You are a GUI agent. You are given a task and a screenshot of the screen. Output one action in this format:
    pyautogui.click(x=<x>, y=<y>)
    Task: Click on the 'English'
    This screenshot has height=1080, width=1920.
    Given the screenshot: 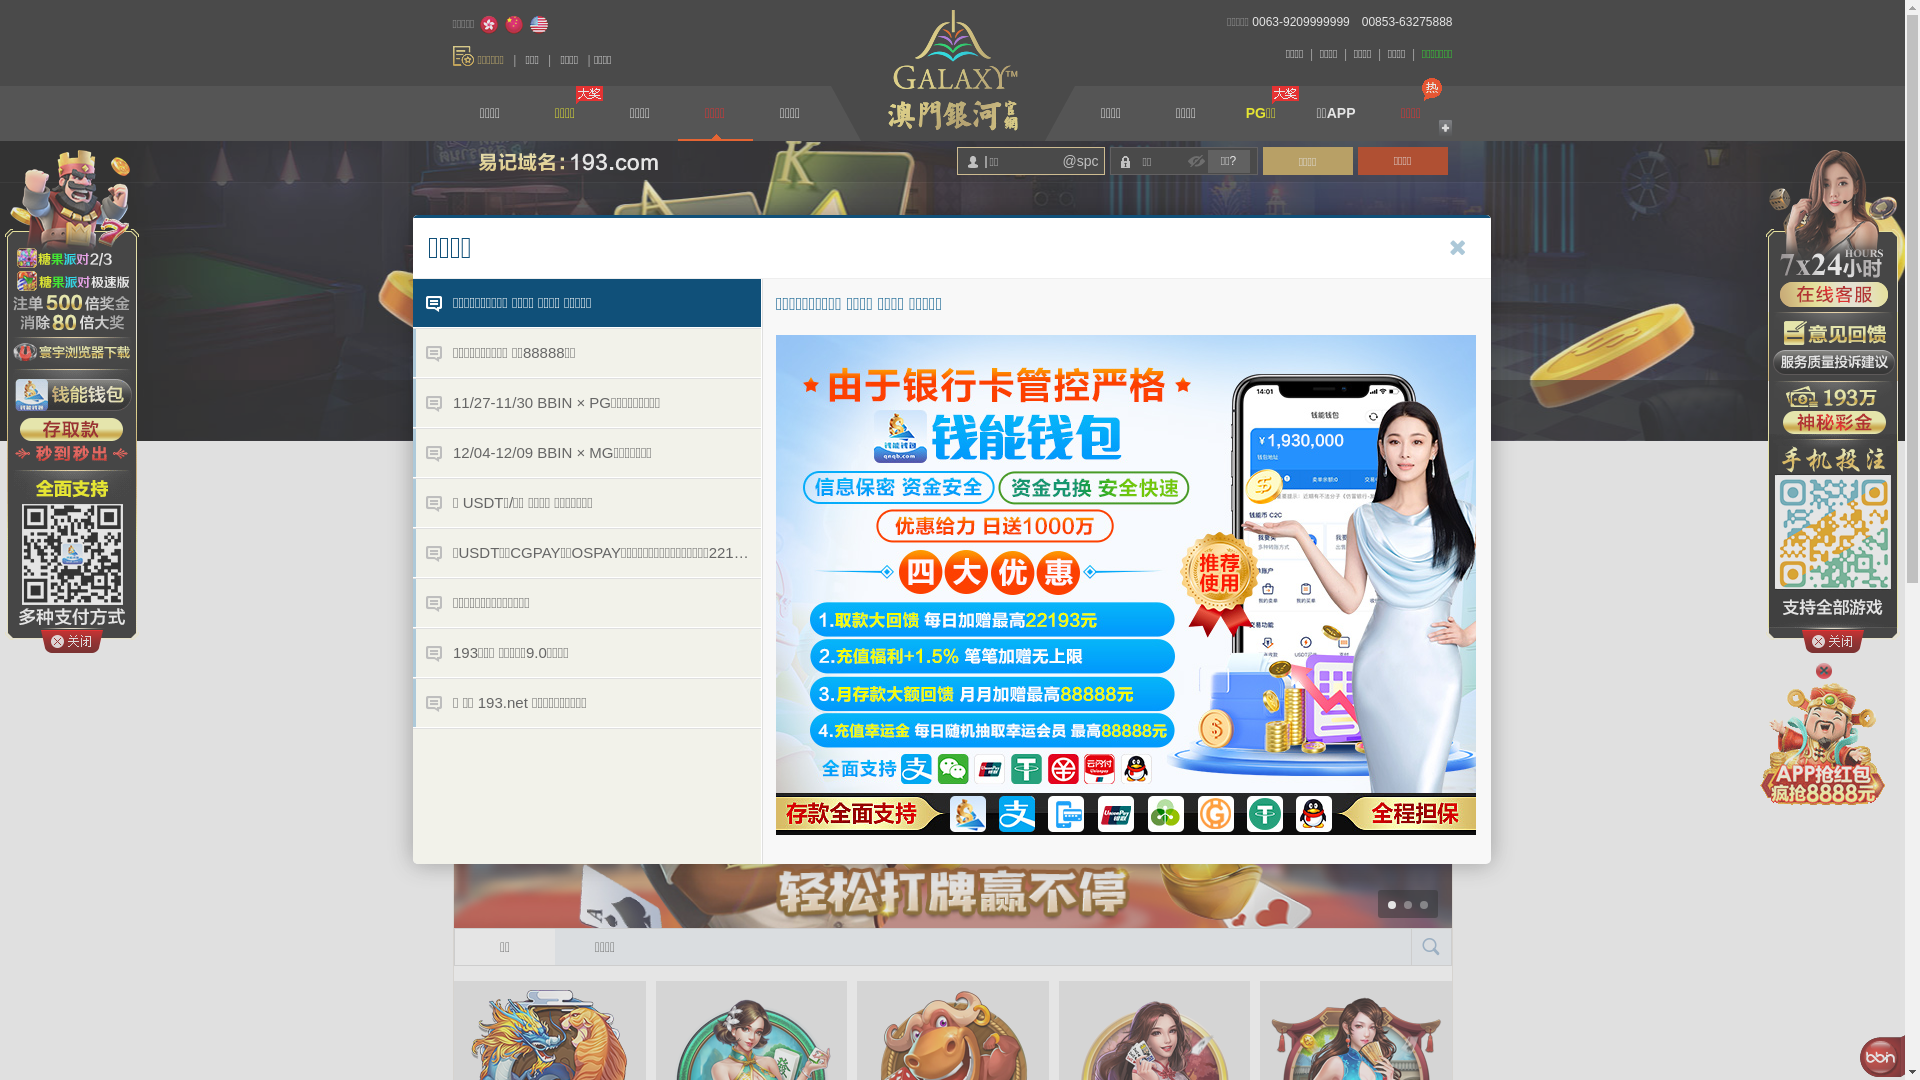 What is the action you would take?
    pyautogui.click(x=538, y=24)
    